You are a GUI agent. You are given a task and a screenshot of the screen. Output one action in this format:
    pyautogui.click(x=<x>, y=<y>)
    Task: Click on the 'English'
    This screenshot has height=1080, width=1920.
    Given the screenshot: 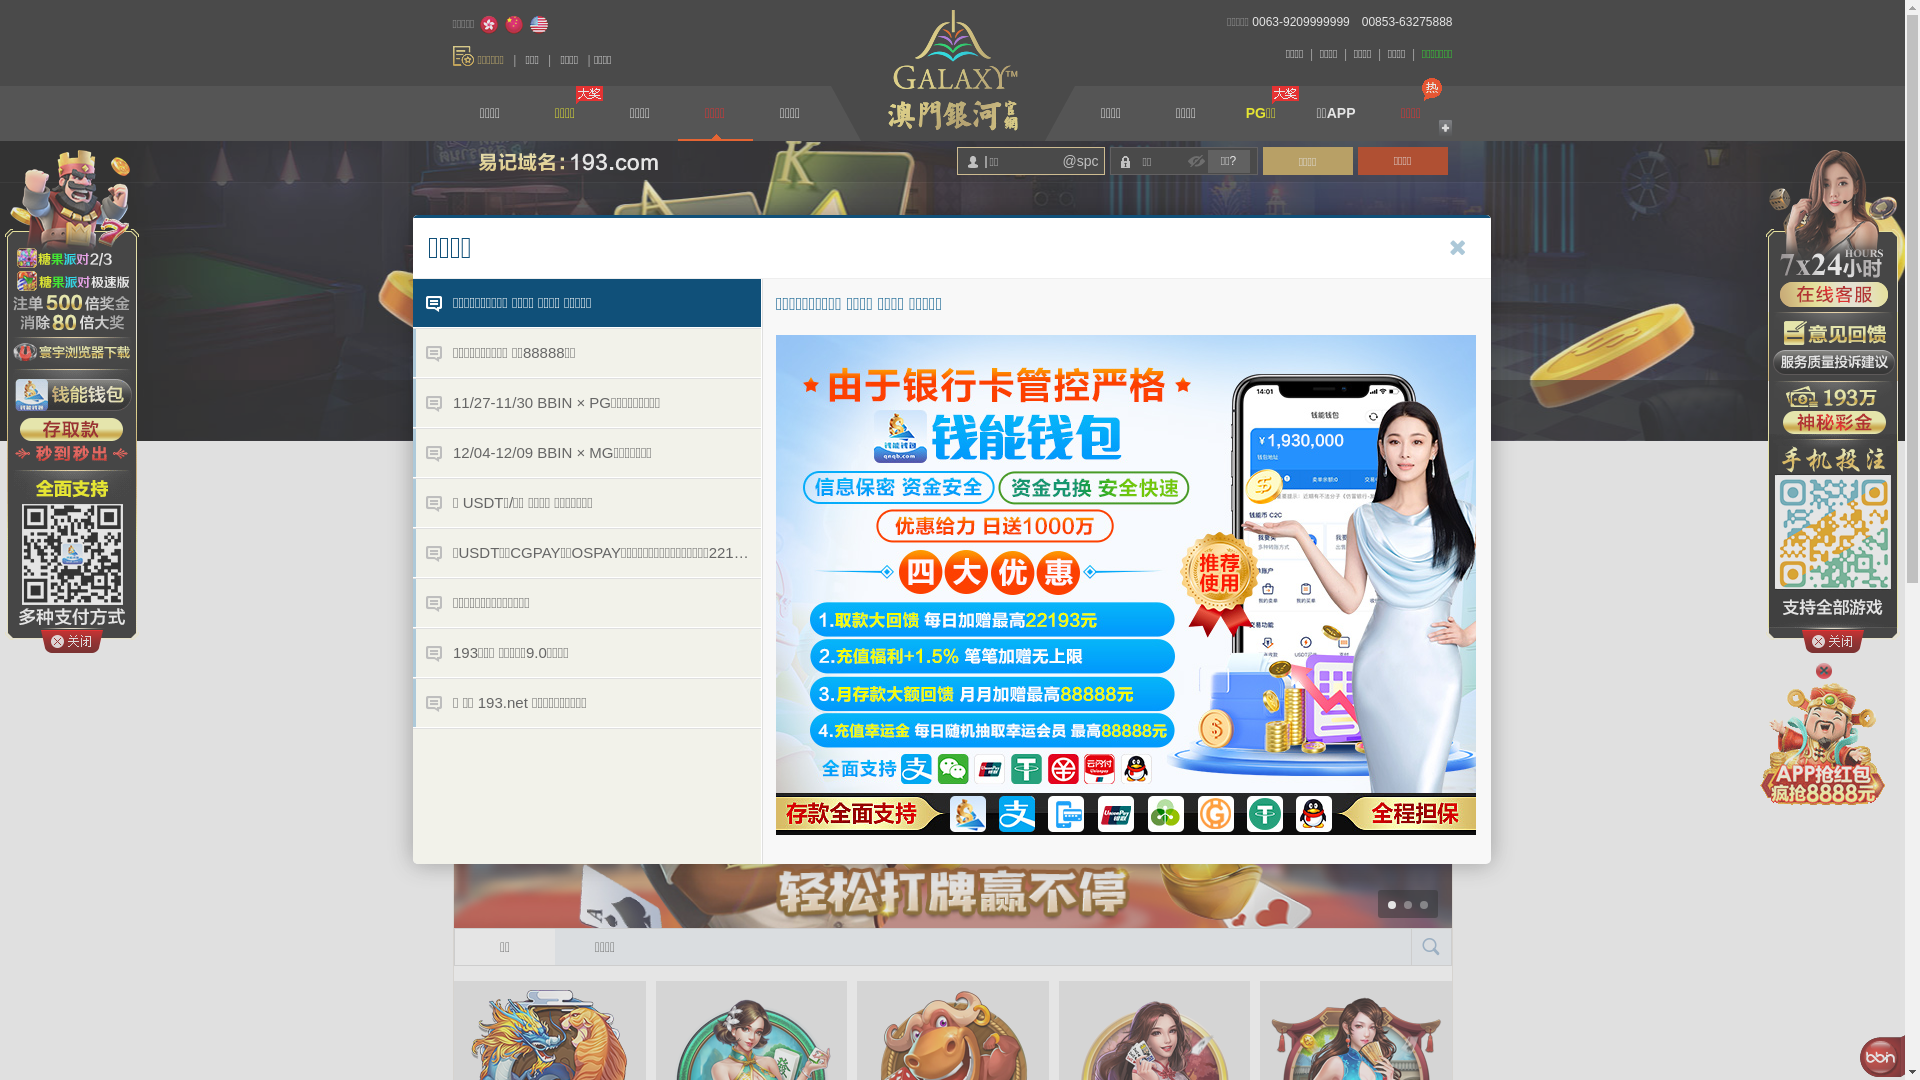 What is the action you would take?
    pyautogui.click(x=538, y=24)
    